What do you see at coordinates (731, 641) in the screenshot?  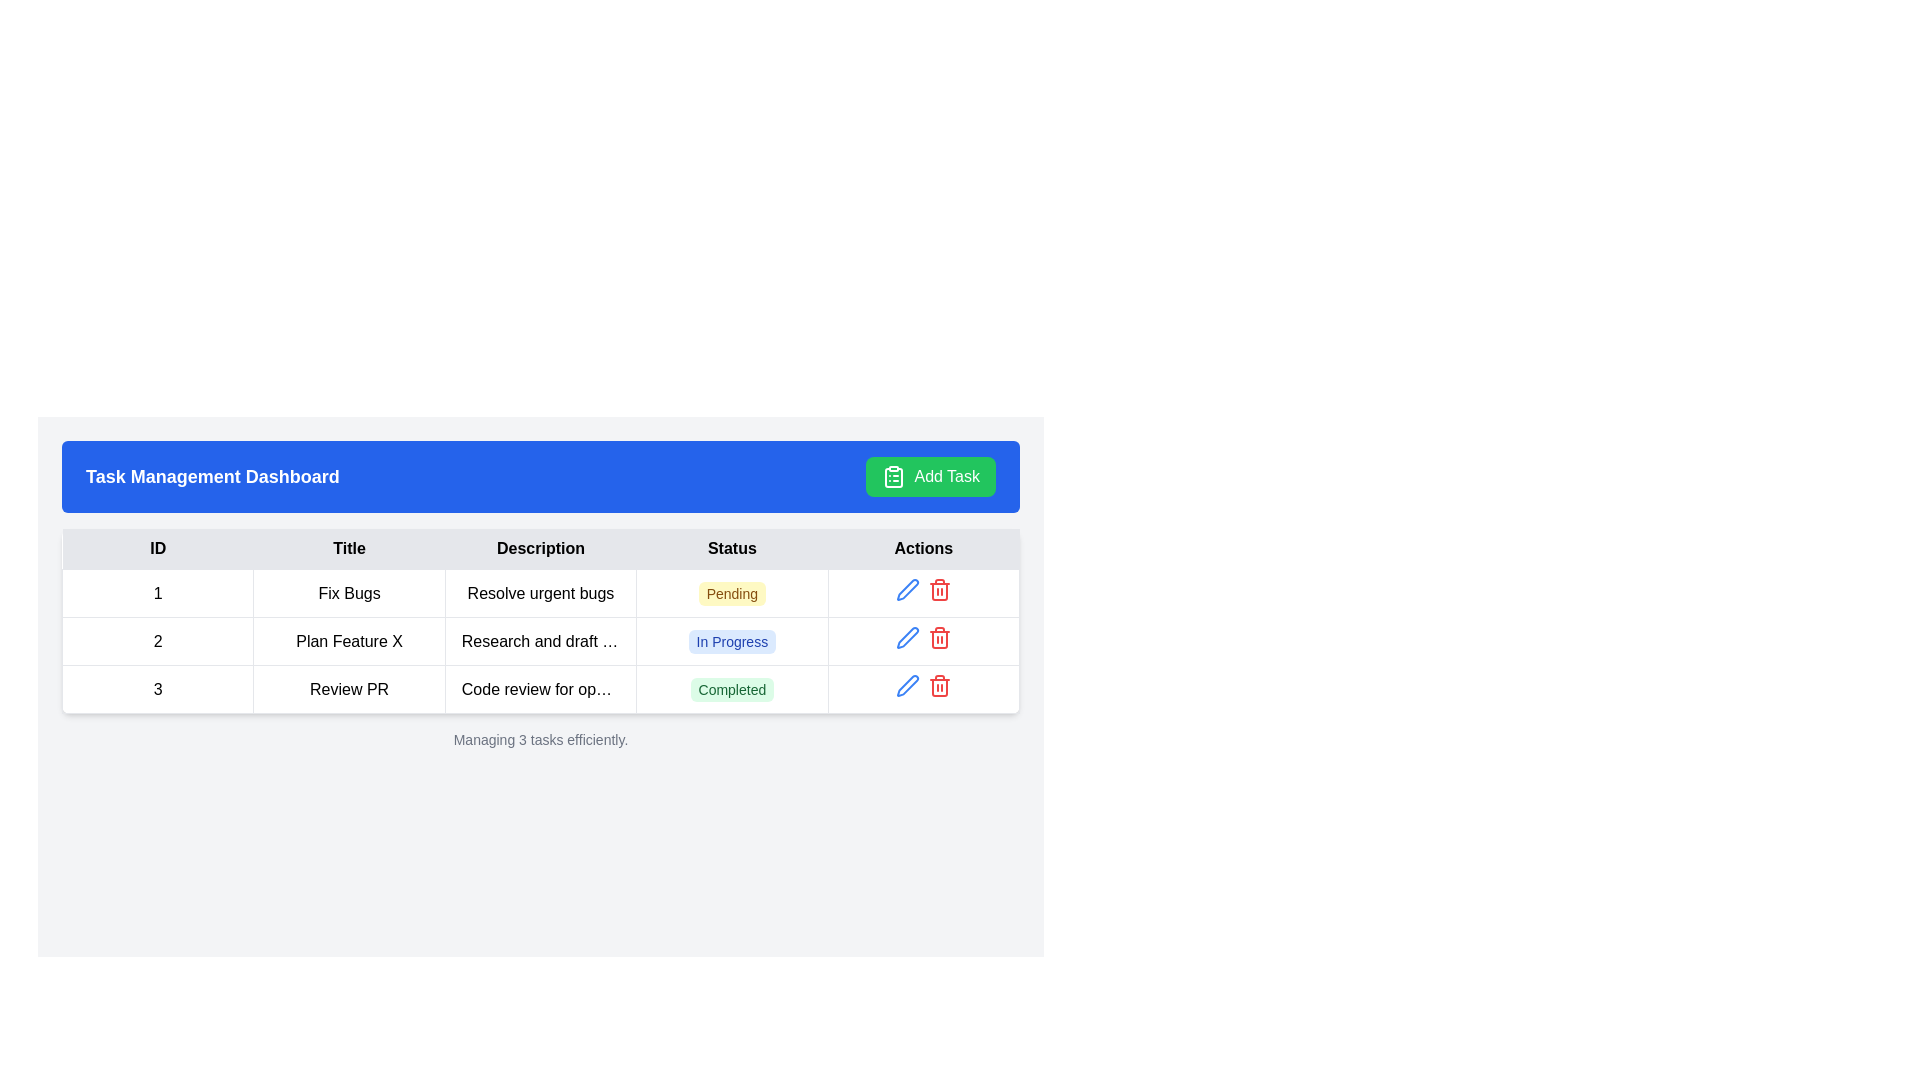 I see `the 'In Progress' status indicator, which is a rectangular button-style label with a soft blue background located in the 'Status' column of the task management table for the task 'Plan Feature X'` at bounding box center [731, 641].